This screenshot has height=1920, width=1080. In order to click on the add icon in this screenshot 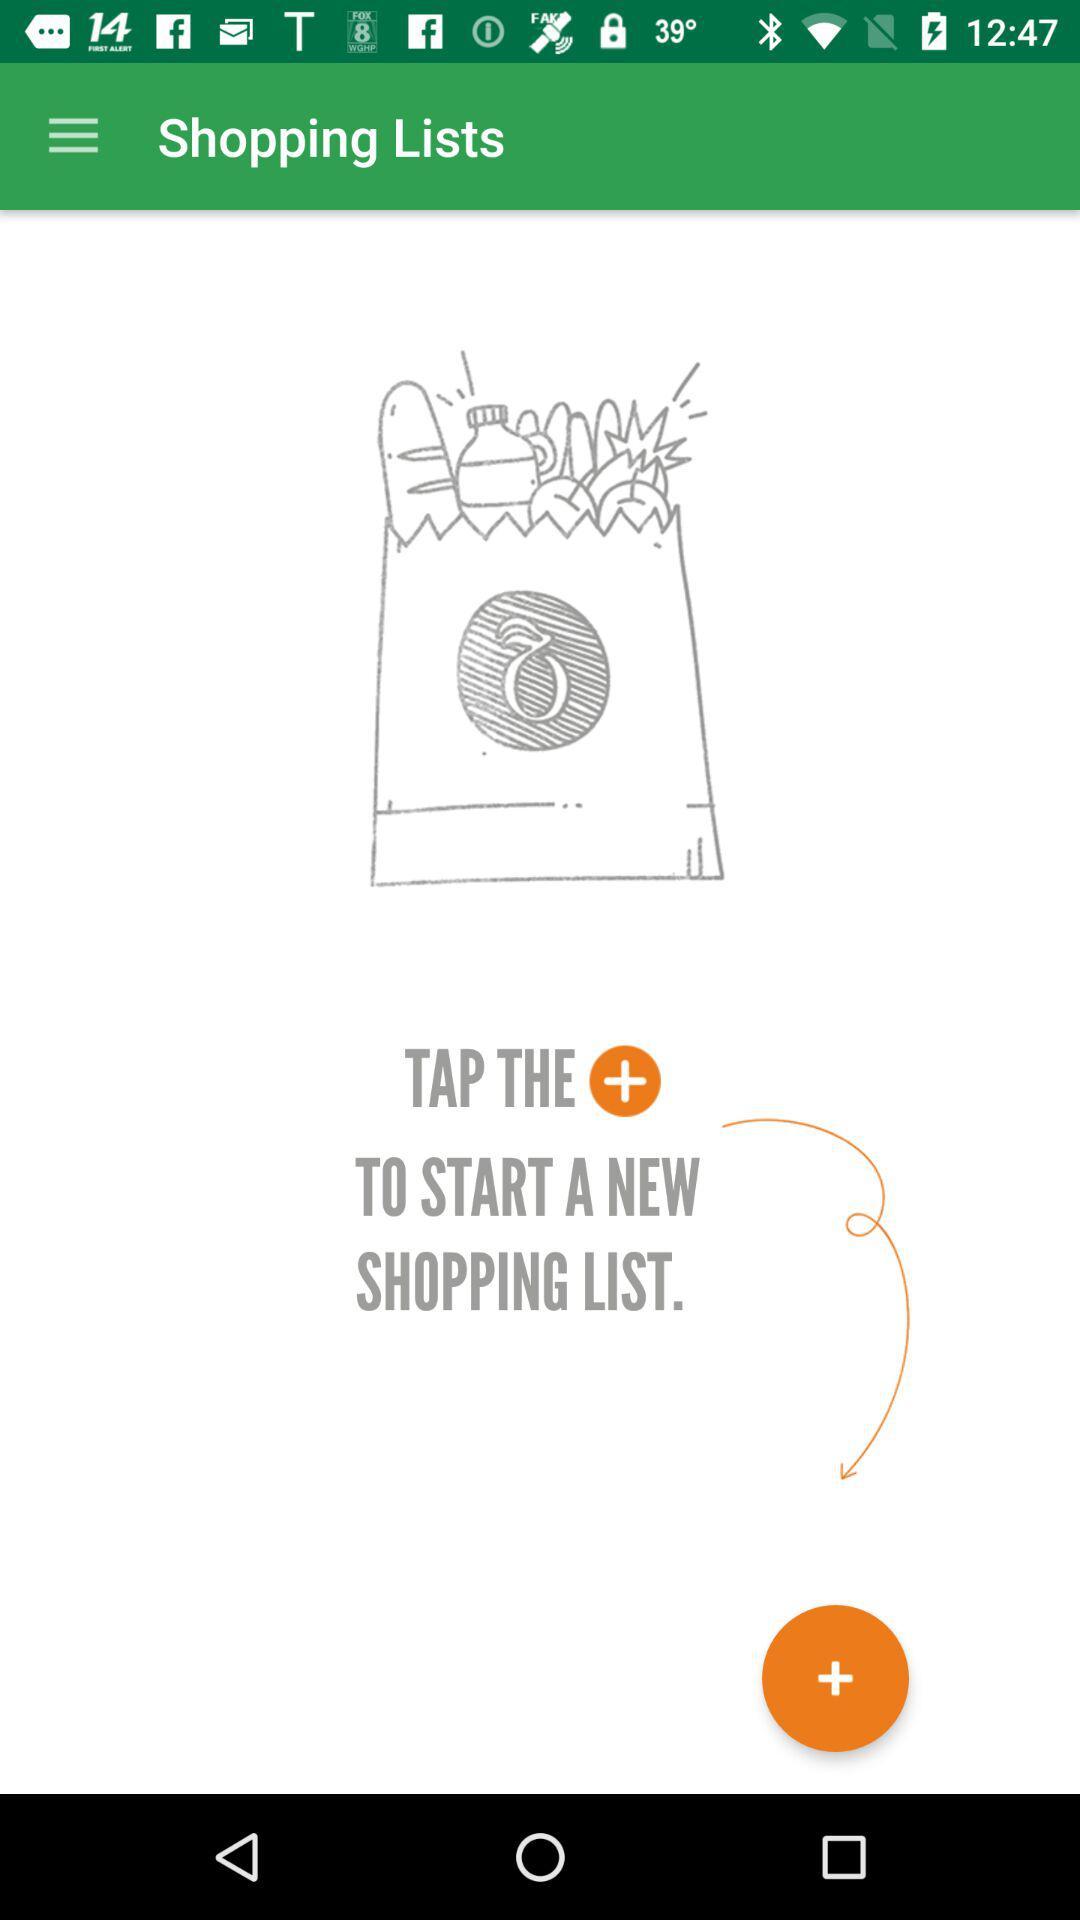, I will do `click(835, 1678)`.